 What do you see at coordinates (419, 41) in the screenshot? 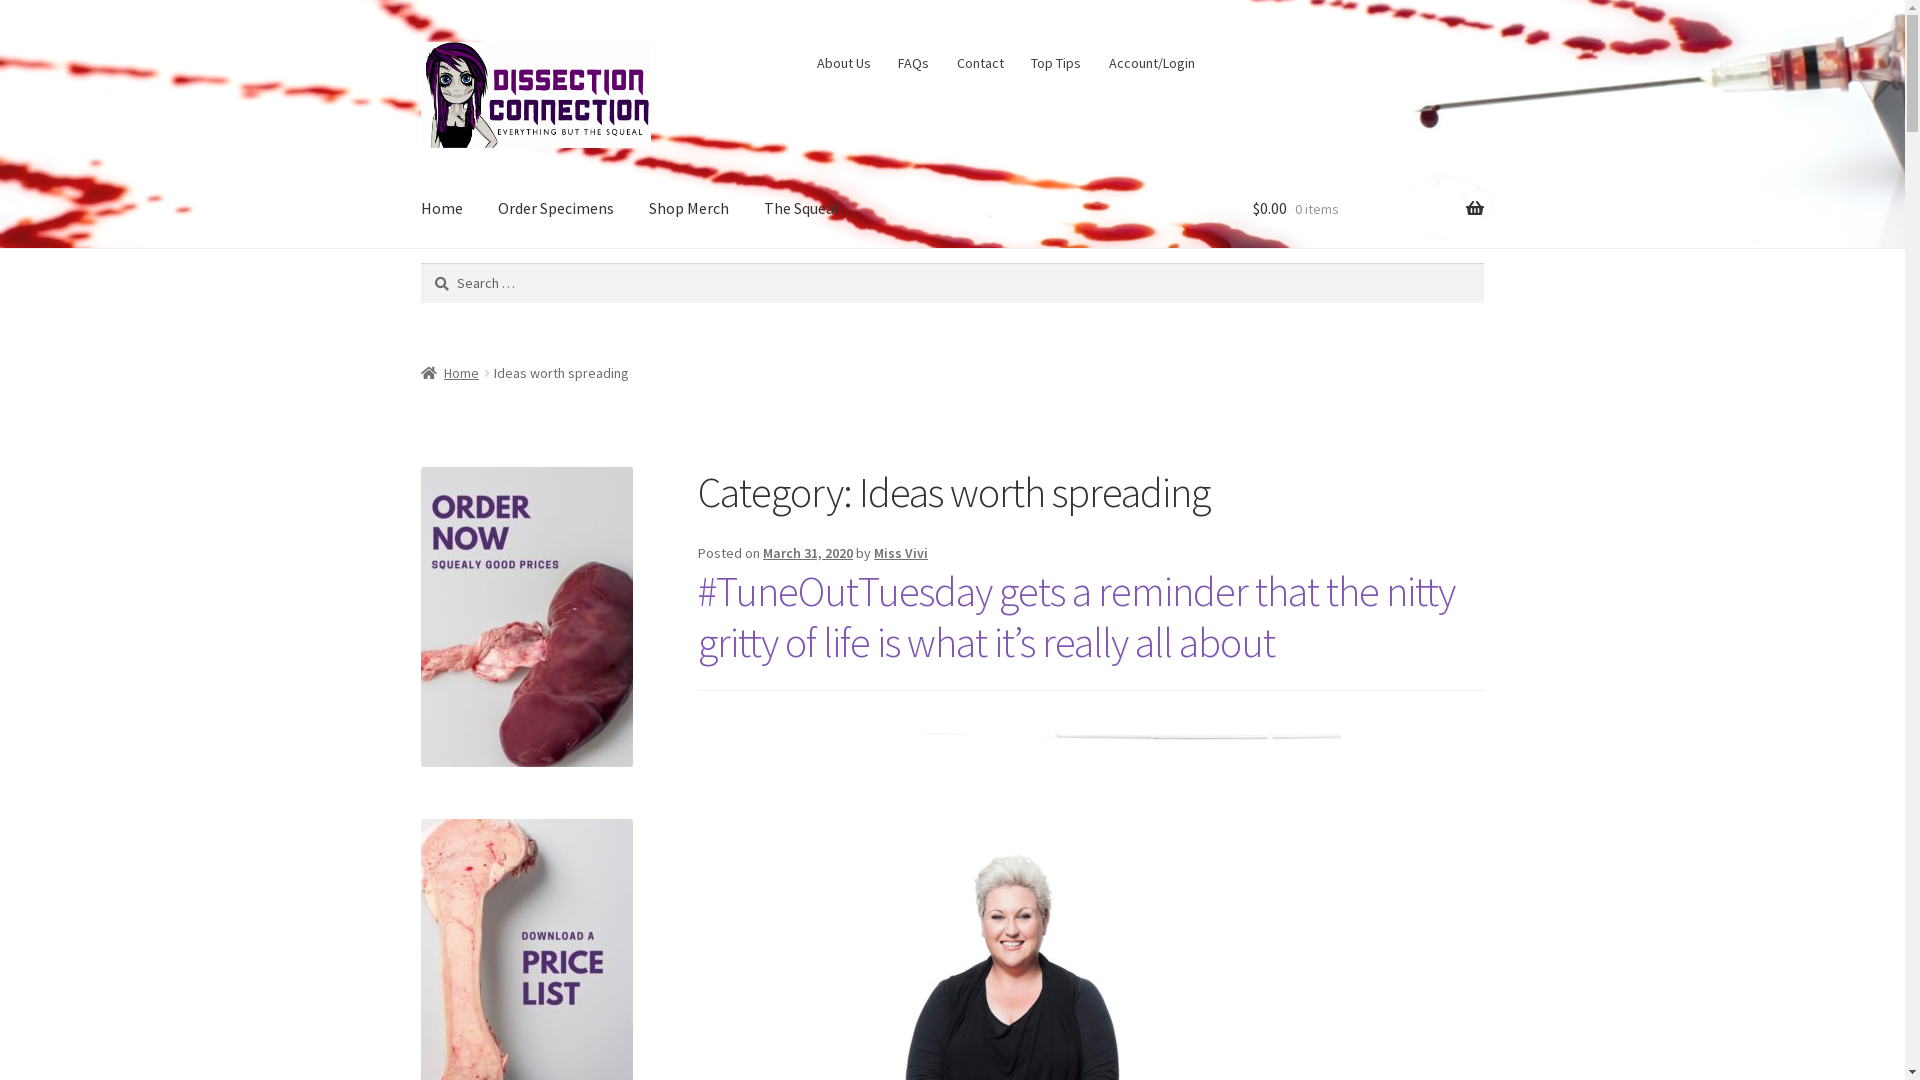
I see `'Skip to navigation'` at bounding box center [419, 41].